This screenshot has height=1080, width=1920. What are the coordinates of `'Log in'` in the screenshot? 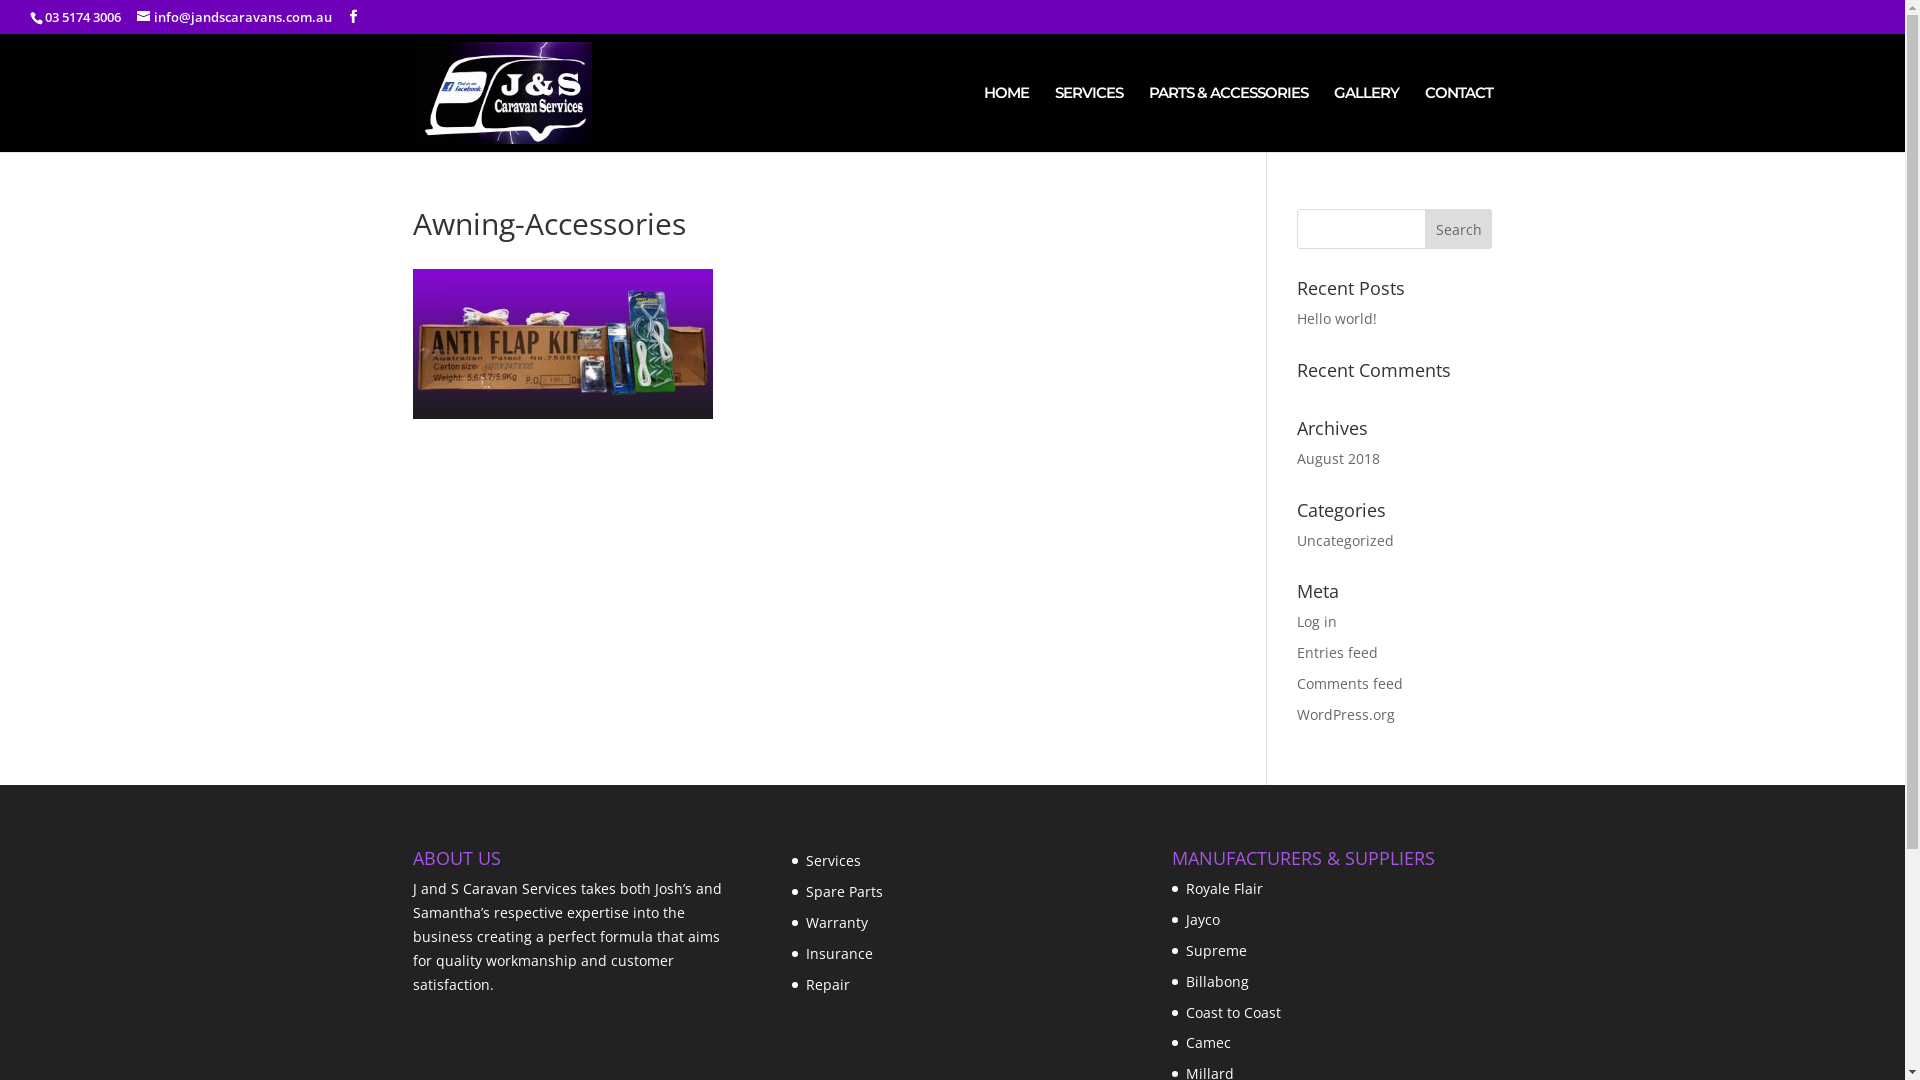 It's located at (1316, 620).